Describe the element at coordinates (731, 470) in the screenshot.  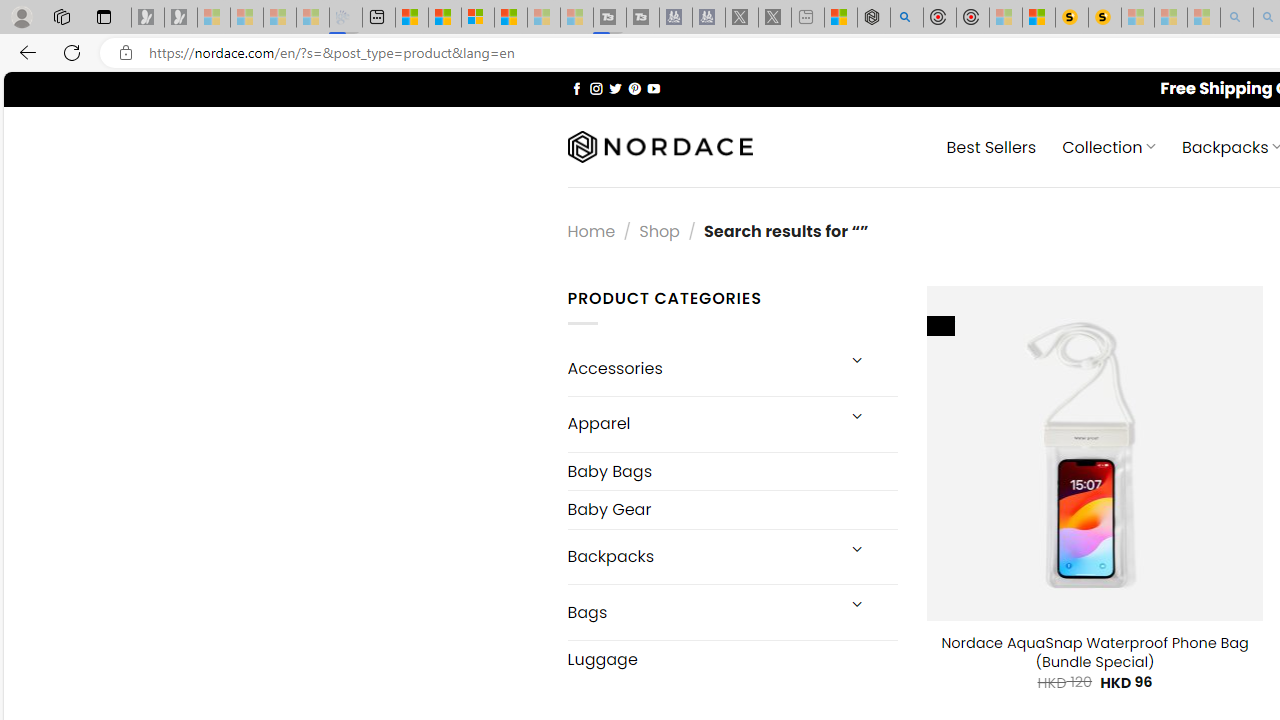
I see `'Baby Bags'` at that location.